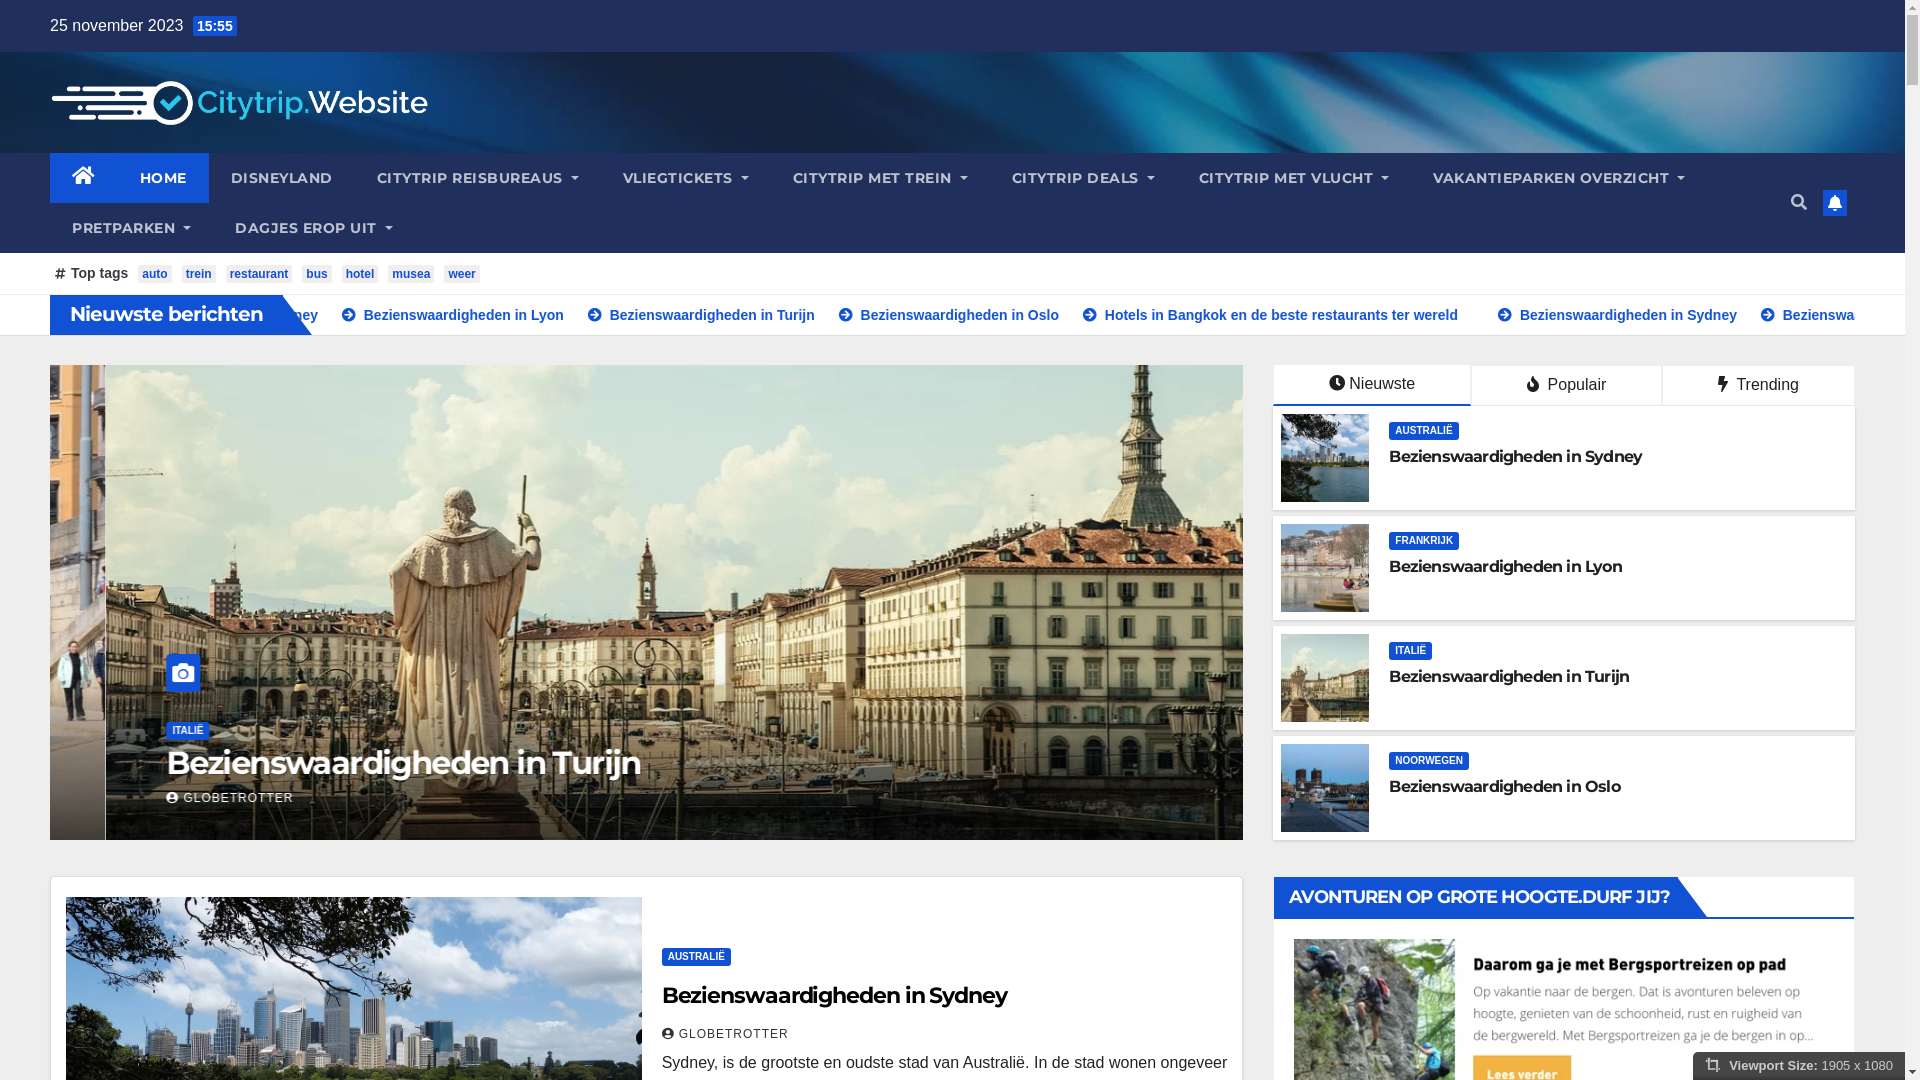 The width and height of the screenshot is (1920, 1080). I want to click on 'Nieuwste', so click(1271, 385).